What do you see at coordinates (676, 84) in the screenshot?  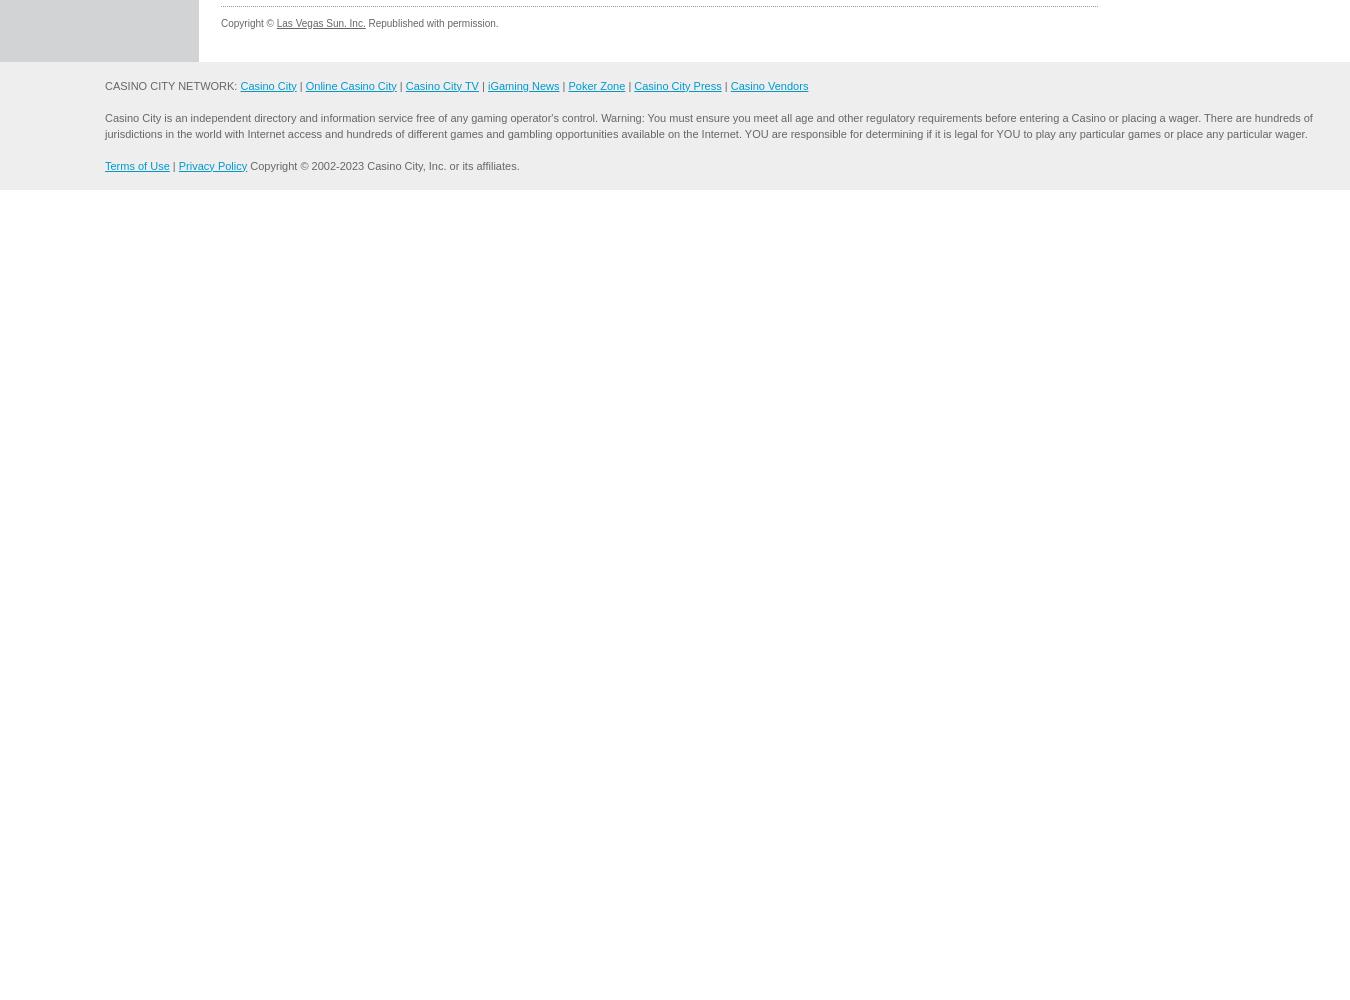 I see `'Casino City Press'` at bounding box center [676, 84].